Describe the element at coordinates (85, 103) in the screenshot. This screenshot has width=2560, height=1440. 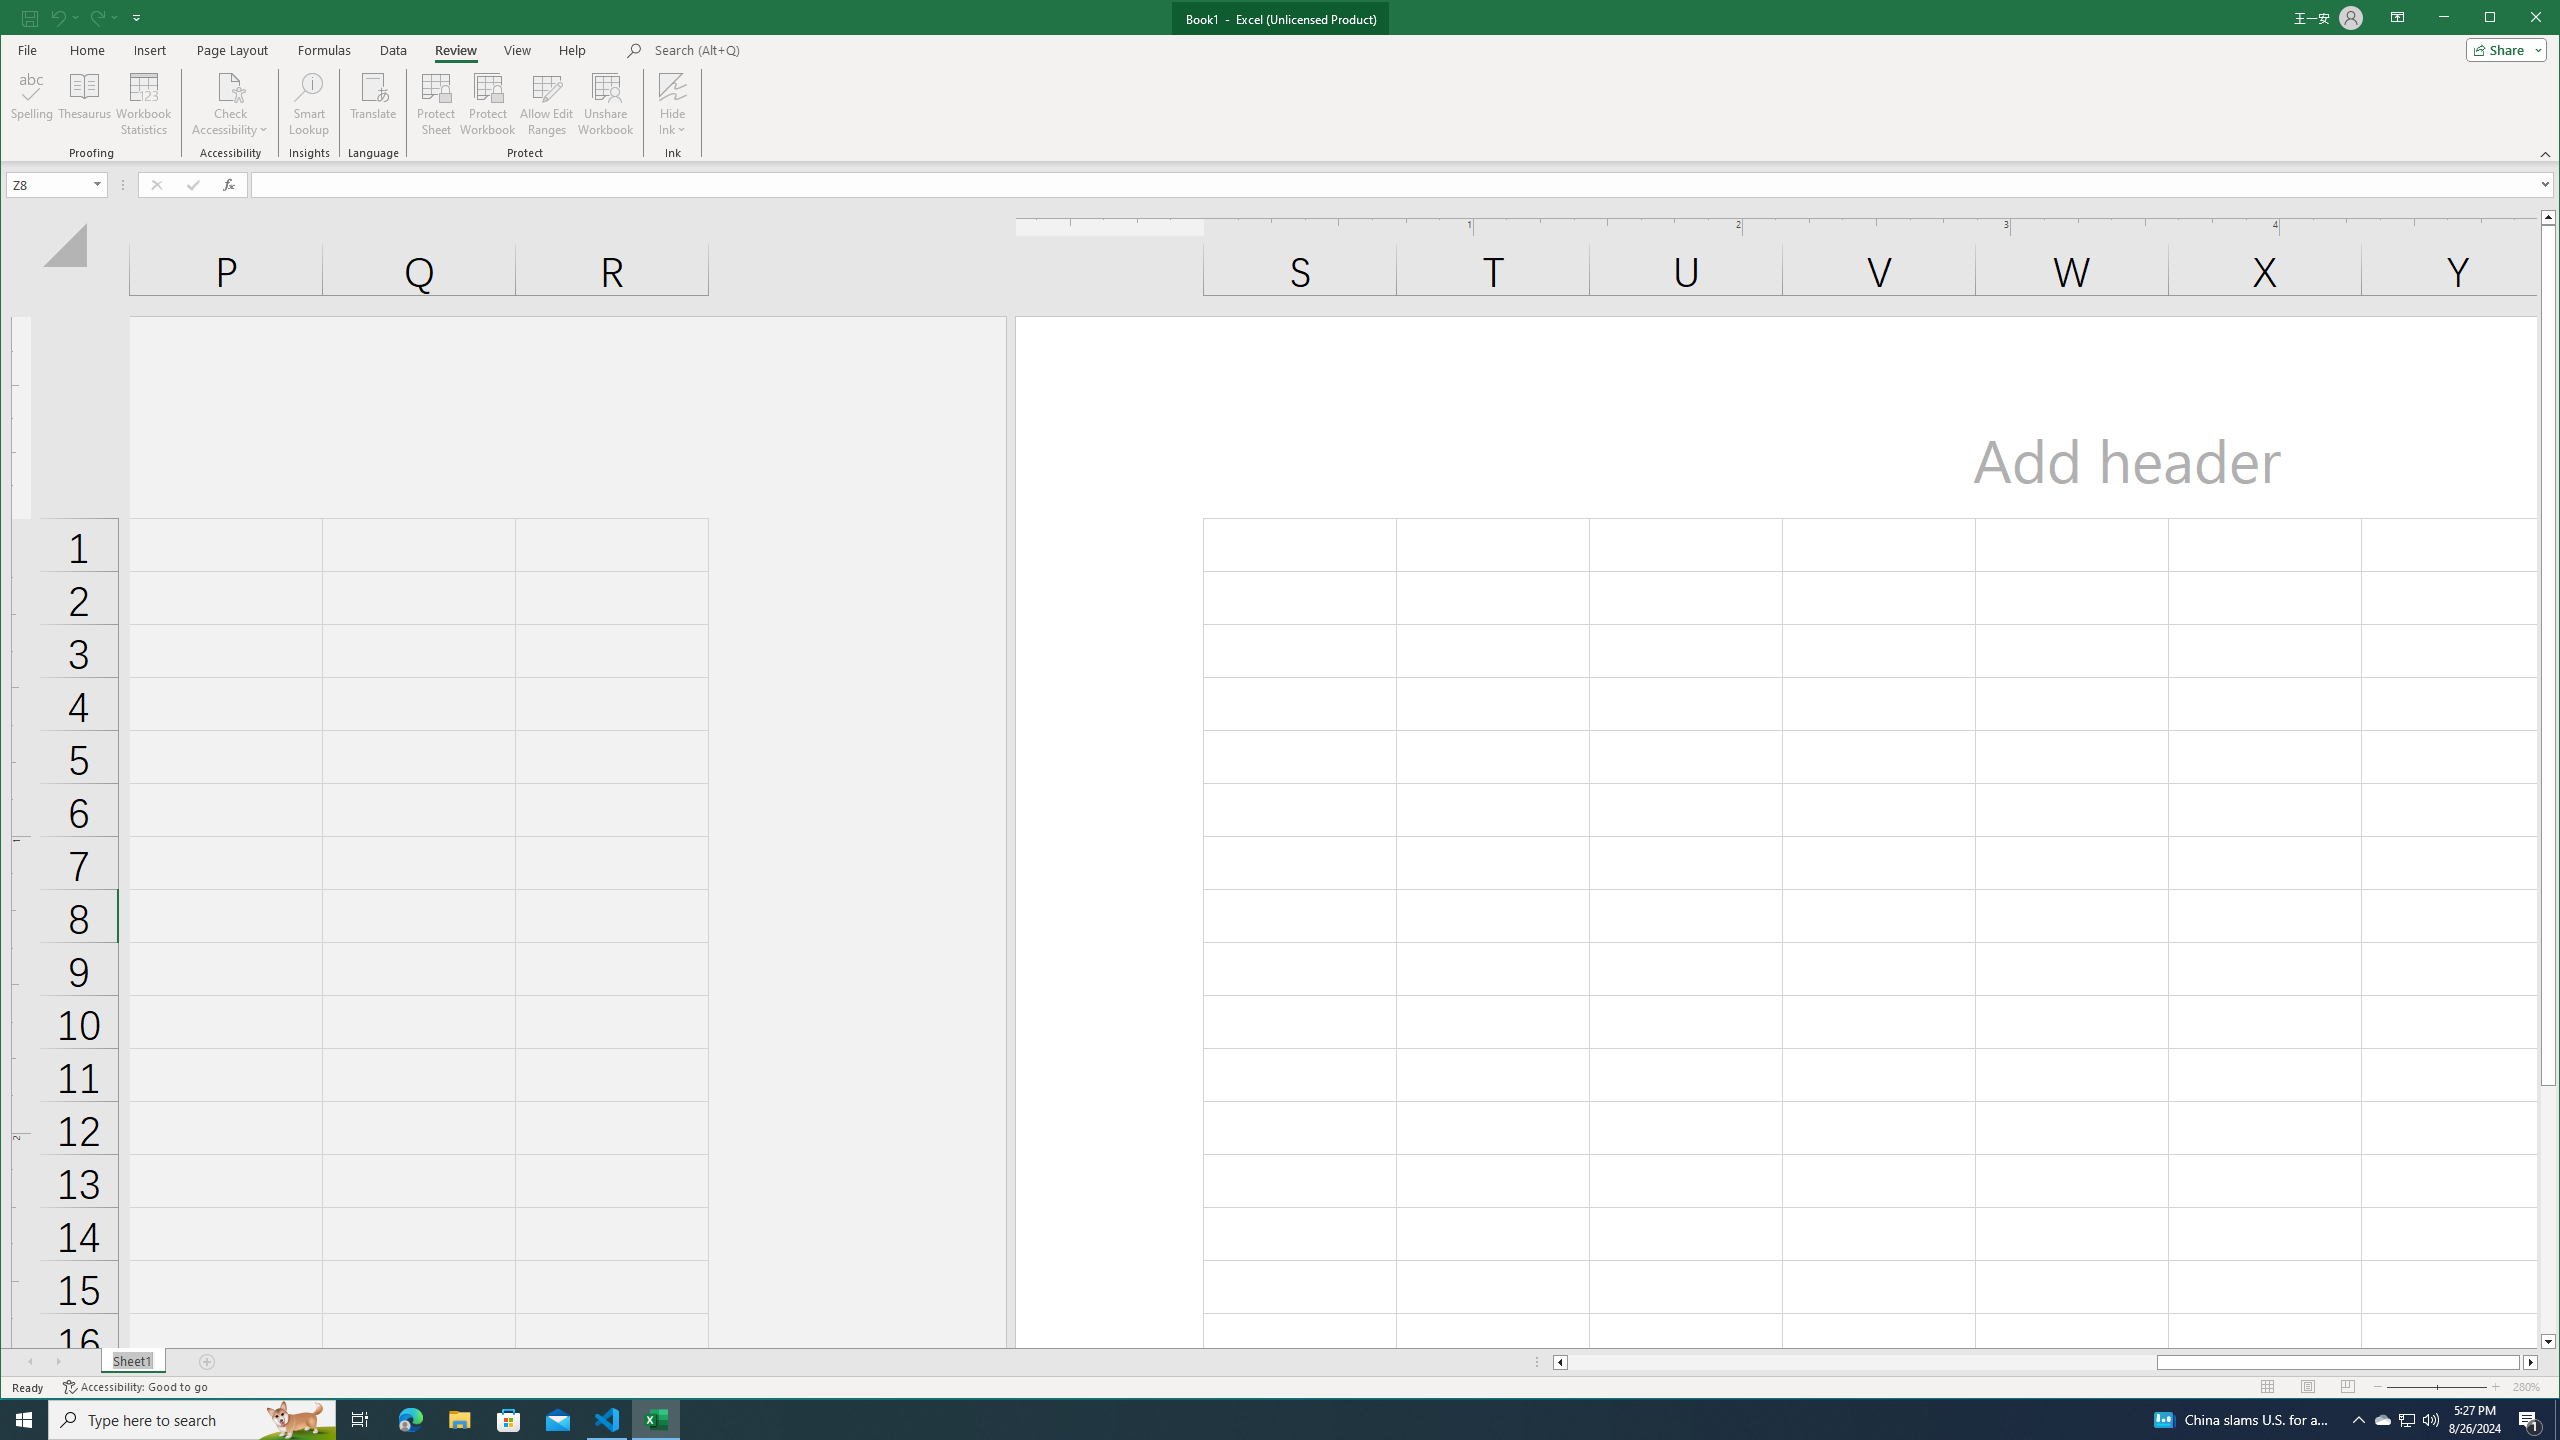
I see `'Thesaurus...'` at that location.